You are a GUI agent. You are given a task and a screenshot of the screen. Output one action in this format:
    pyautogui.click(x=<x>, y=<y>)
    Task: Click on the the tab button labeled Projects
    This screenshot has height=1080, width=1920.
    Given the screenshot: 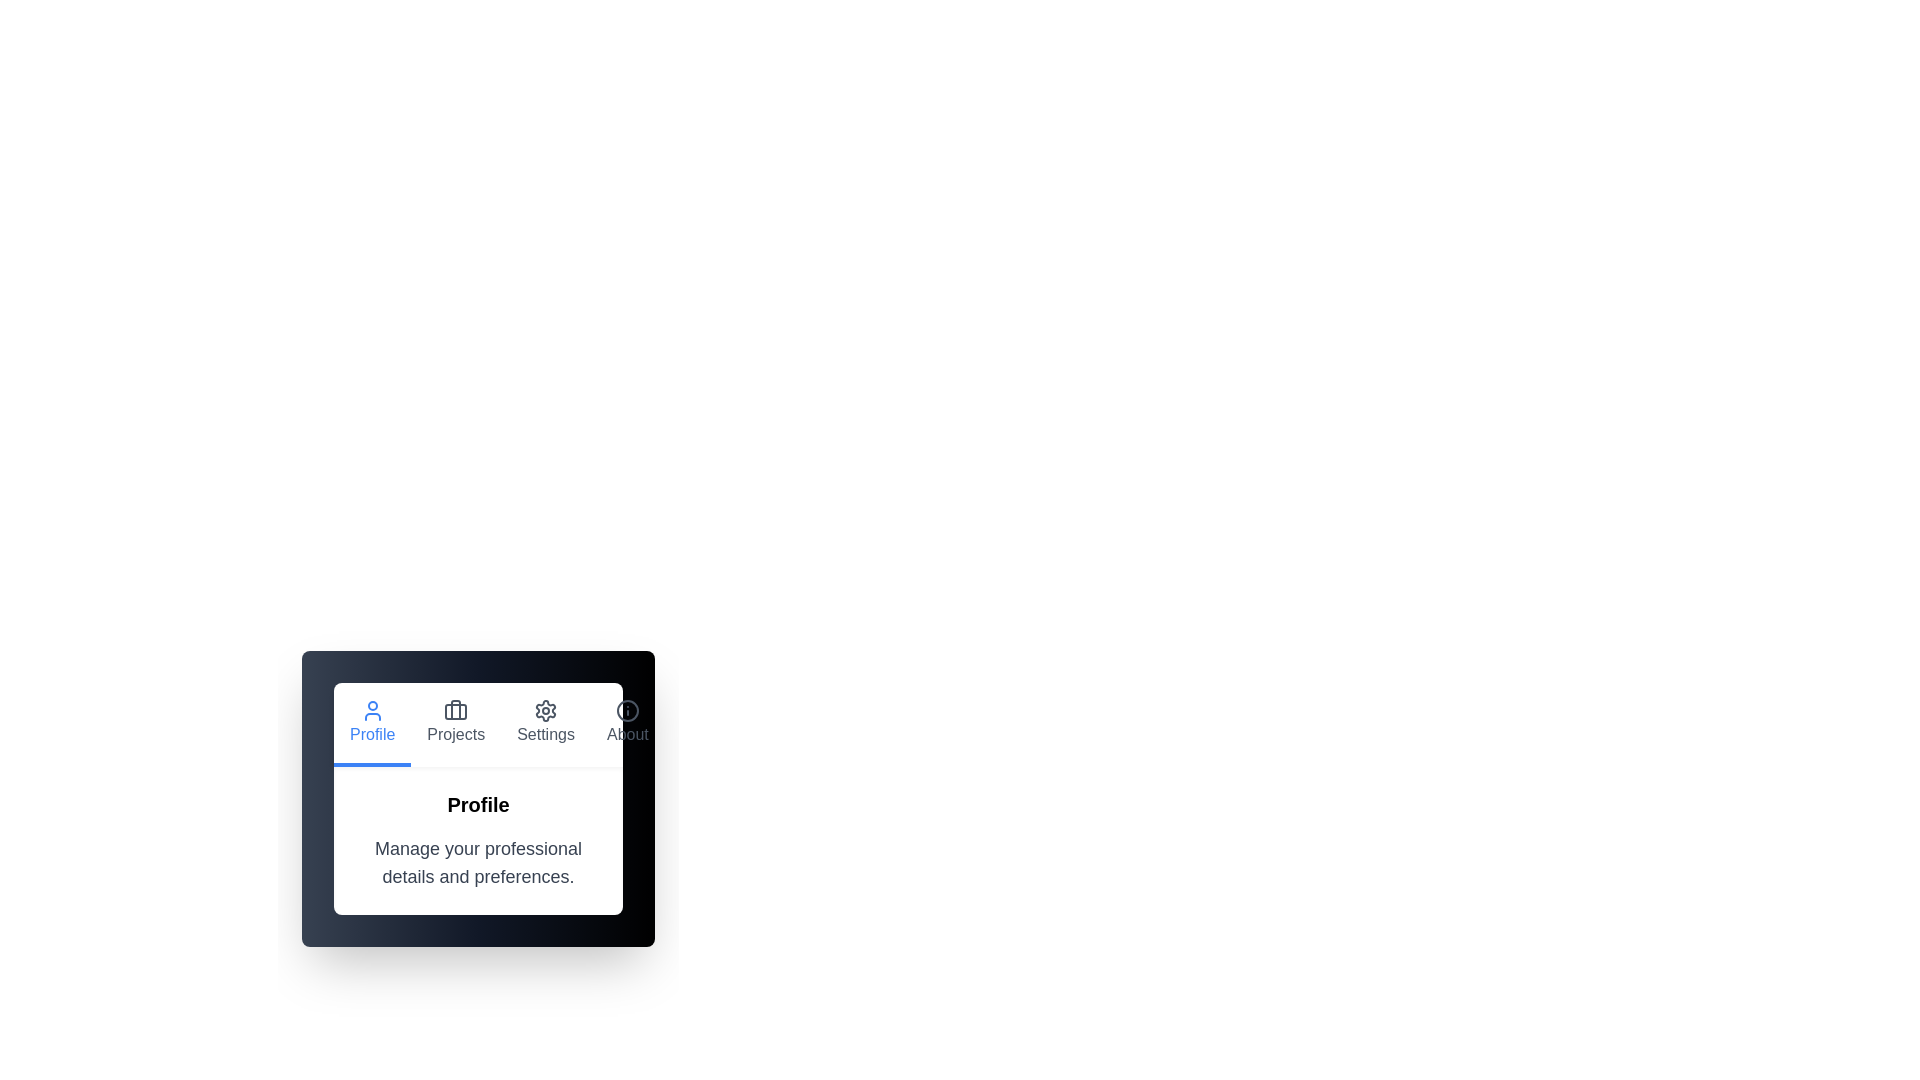 What is the action you would take?
    pyautogui.click(x=455, y=725)
    